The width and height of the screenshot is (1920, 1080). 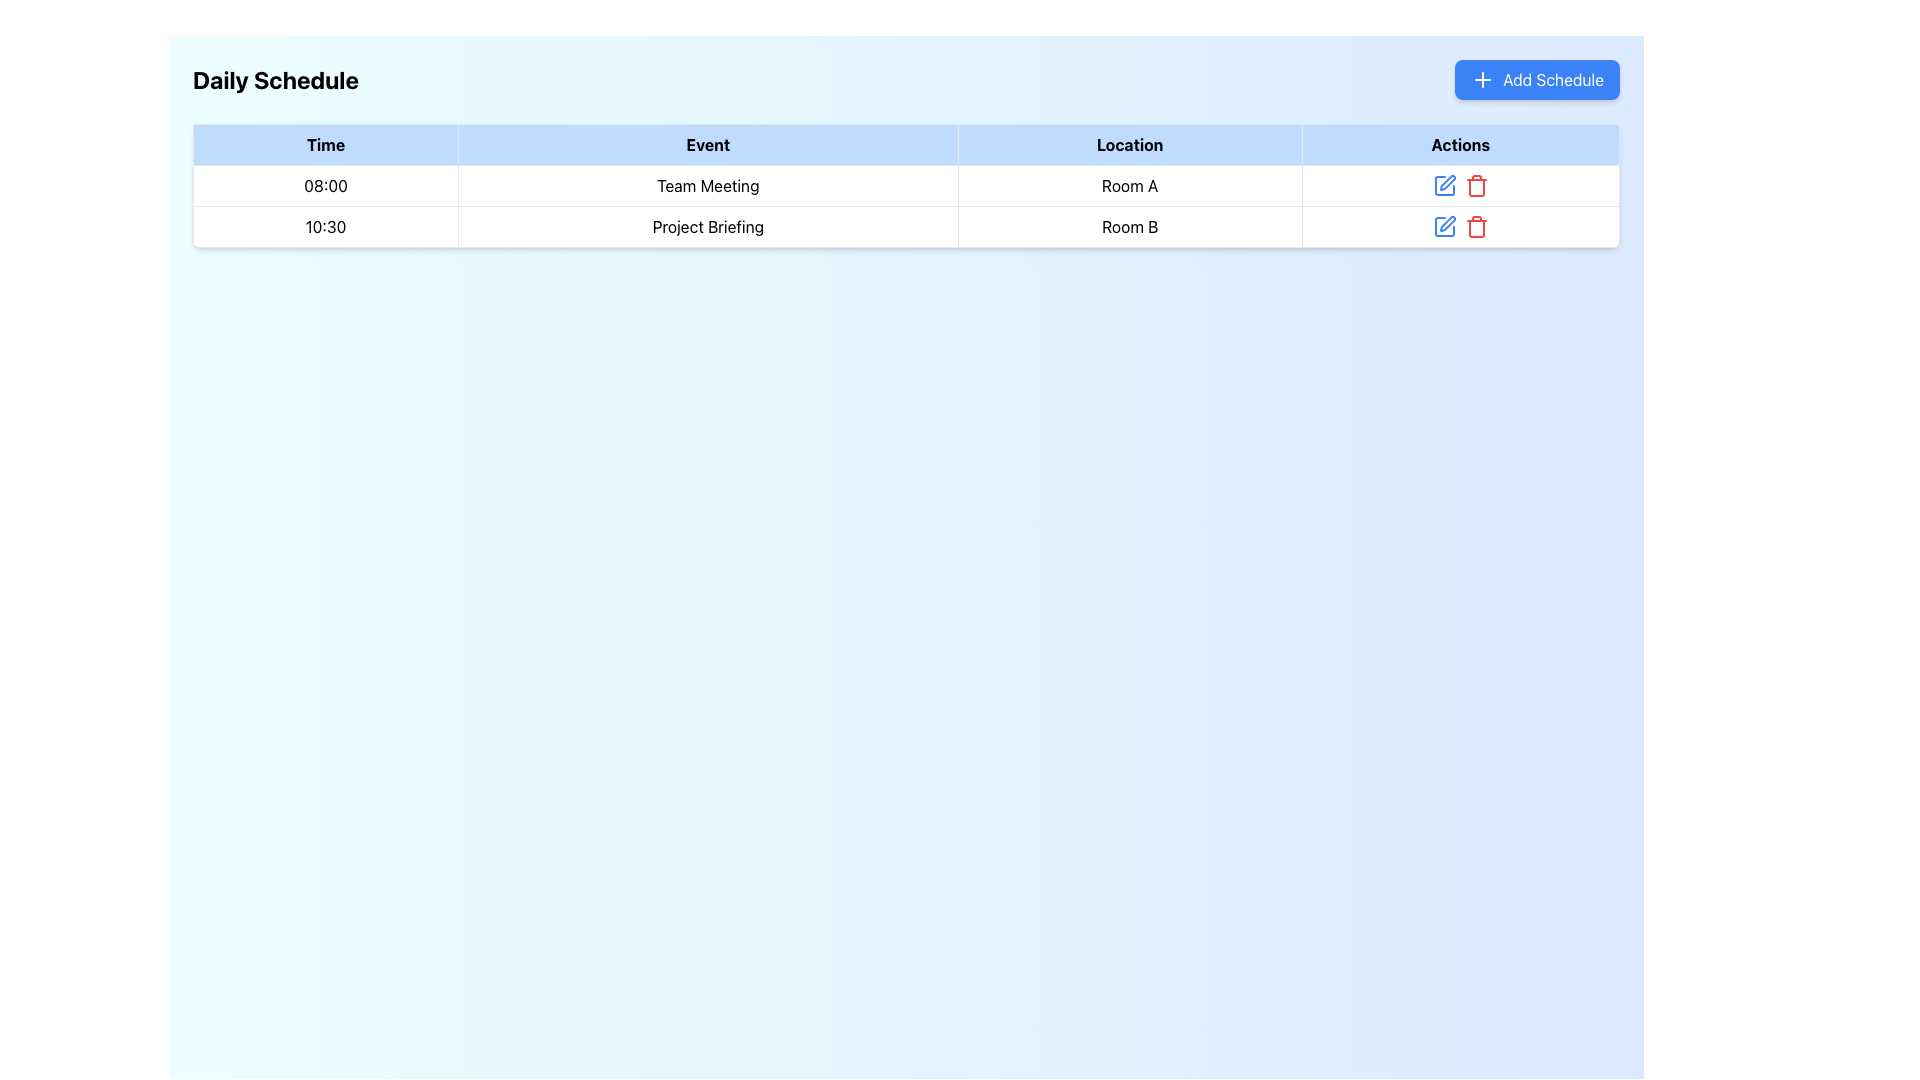 What do you see at coordinates (326, 144) in the screenshot?
I see `the time information column header in the table located in the first column of the header row, near the 'Daily Schedule' heading` at bounding box center [326, 144].